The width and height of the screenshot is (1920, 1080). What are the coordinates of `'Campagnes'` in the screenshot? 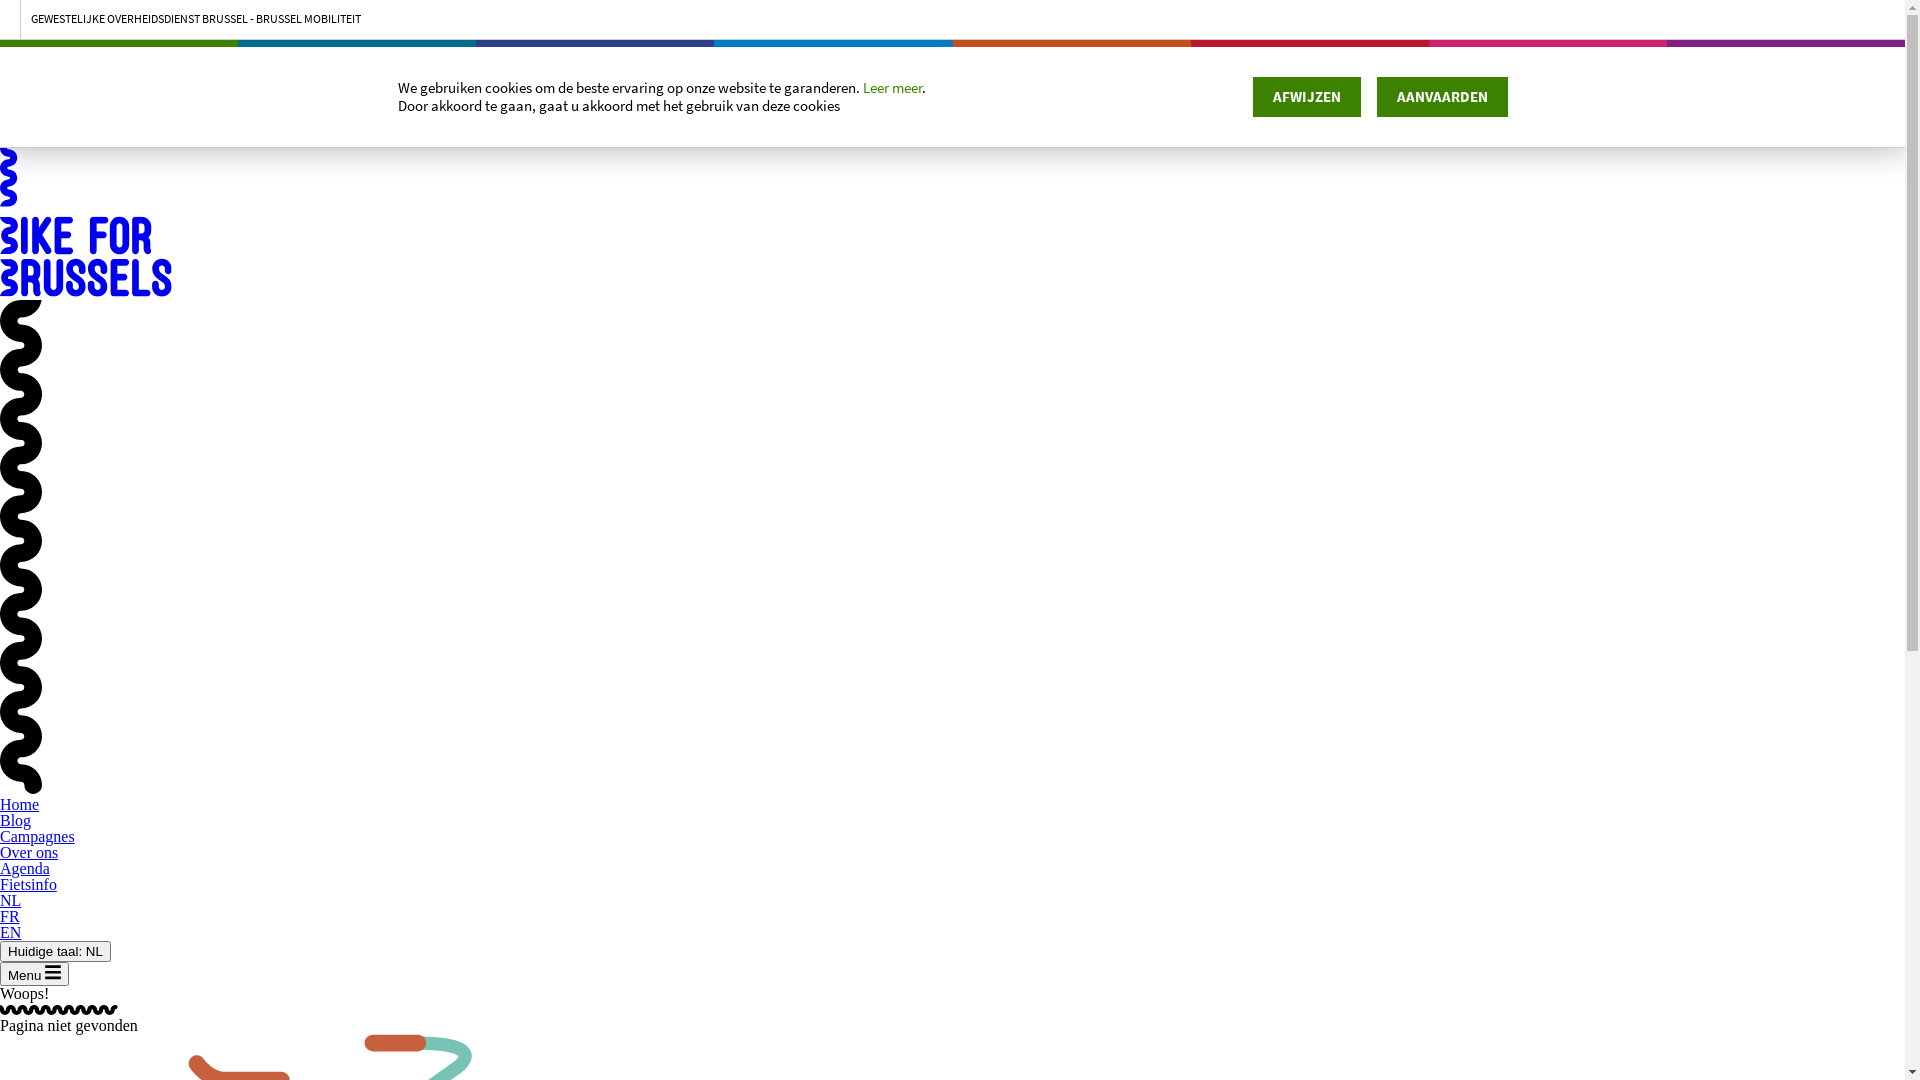 It's located at (37, 836).